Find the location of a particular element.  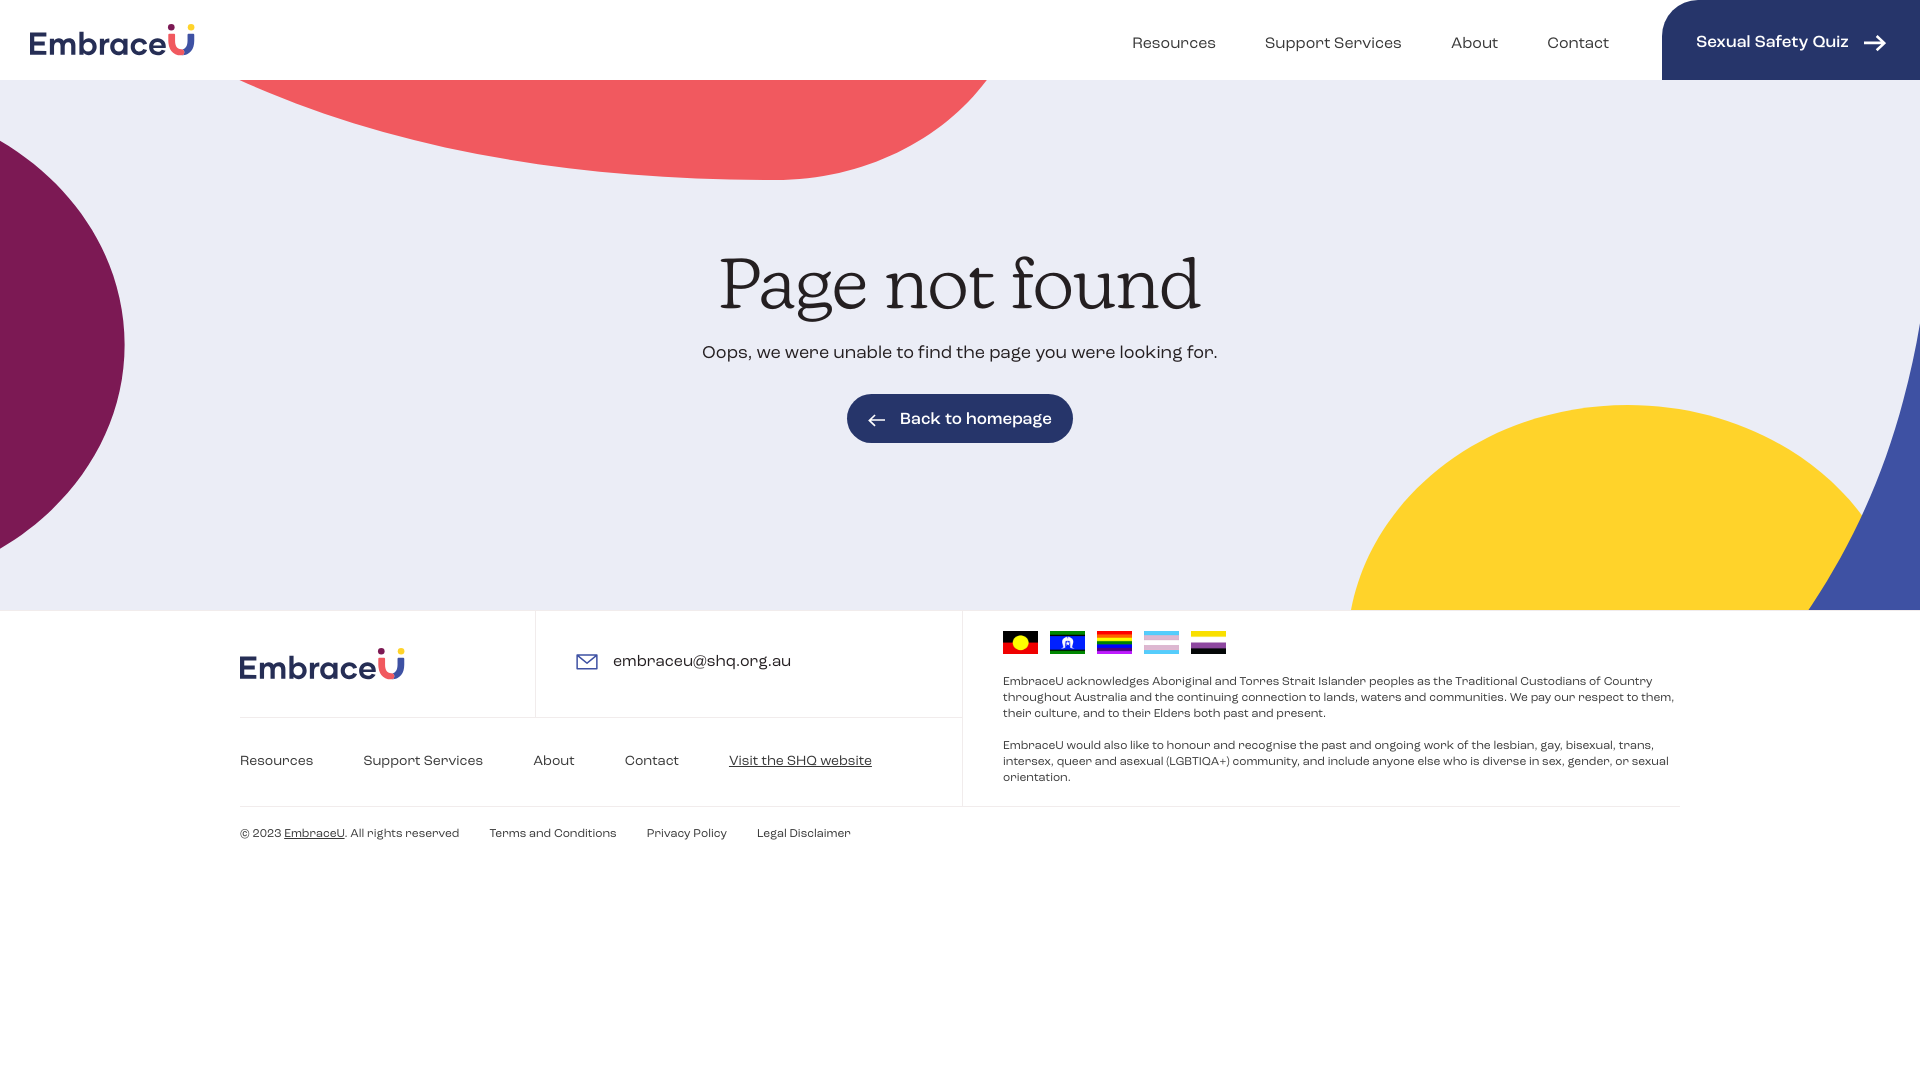

'embraceu@shq.org.au' is located at coordinates (683, 662).